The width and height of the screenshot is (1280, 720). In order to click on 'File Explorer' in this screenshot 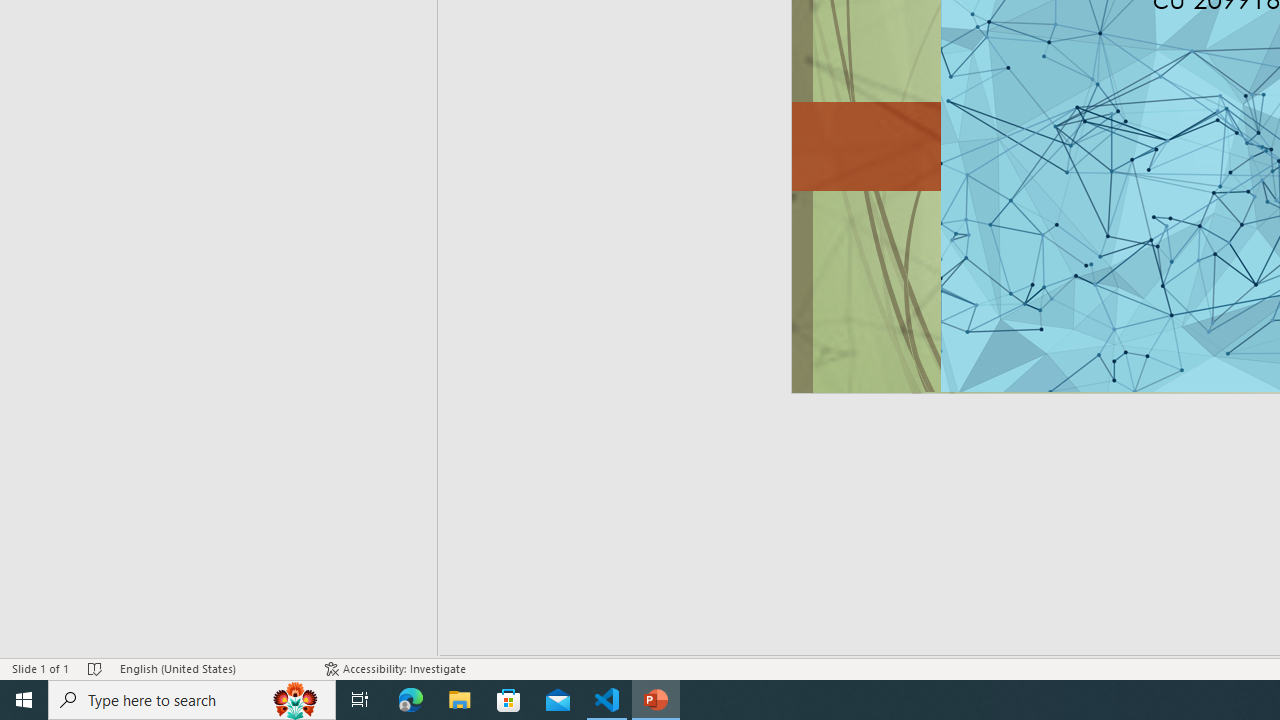, I will do `click(459, 698)`.